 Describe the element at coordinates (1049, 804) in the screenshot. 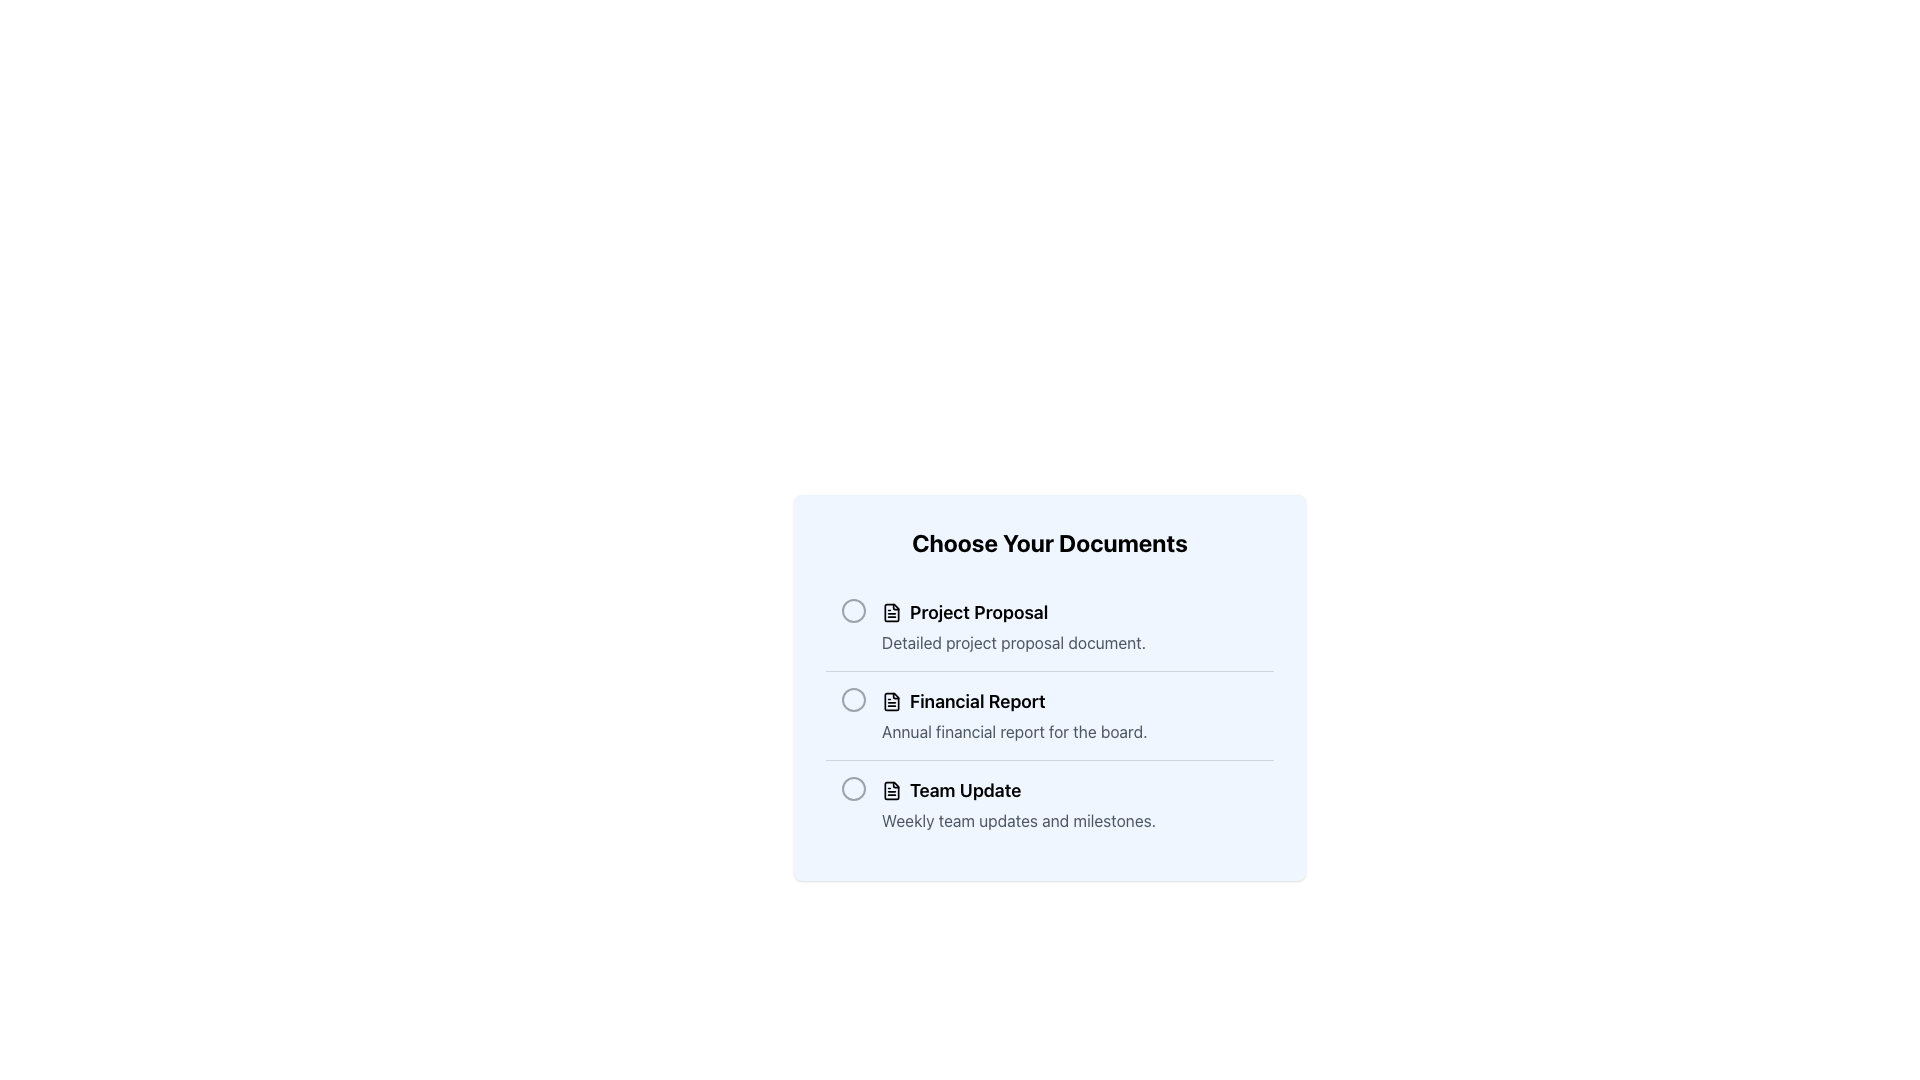

I see `the unselected radio button associated with the 'Team Update' option` at that location.